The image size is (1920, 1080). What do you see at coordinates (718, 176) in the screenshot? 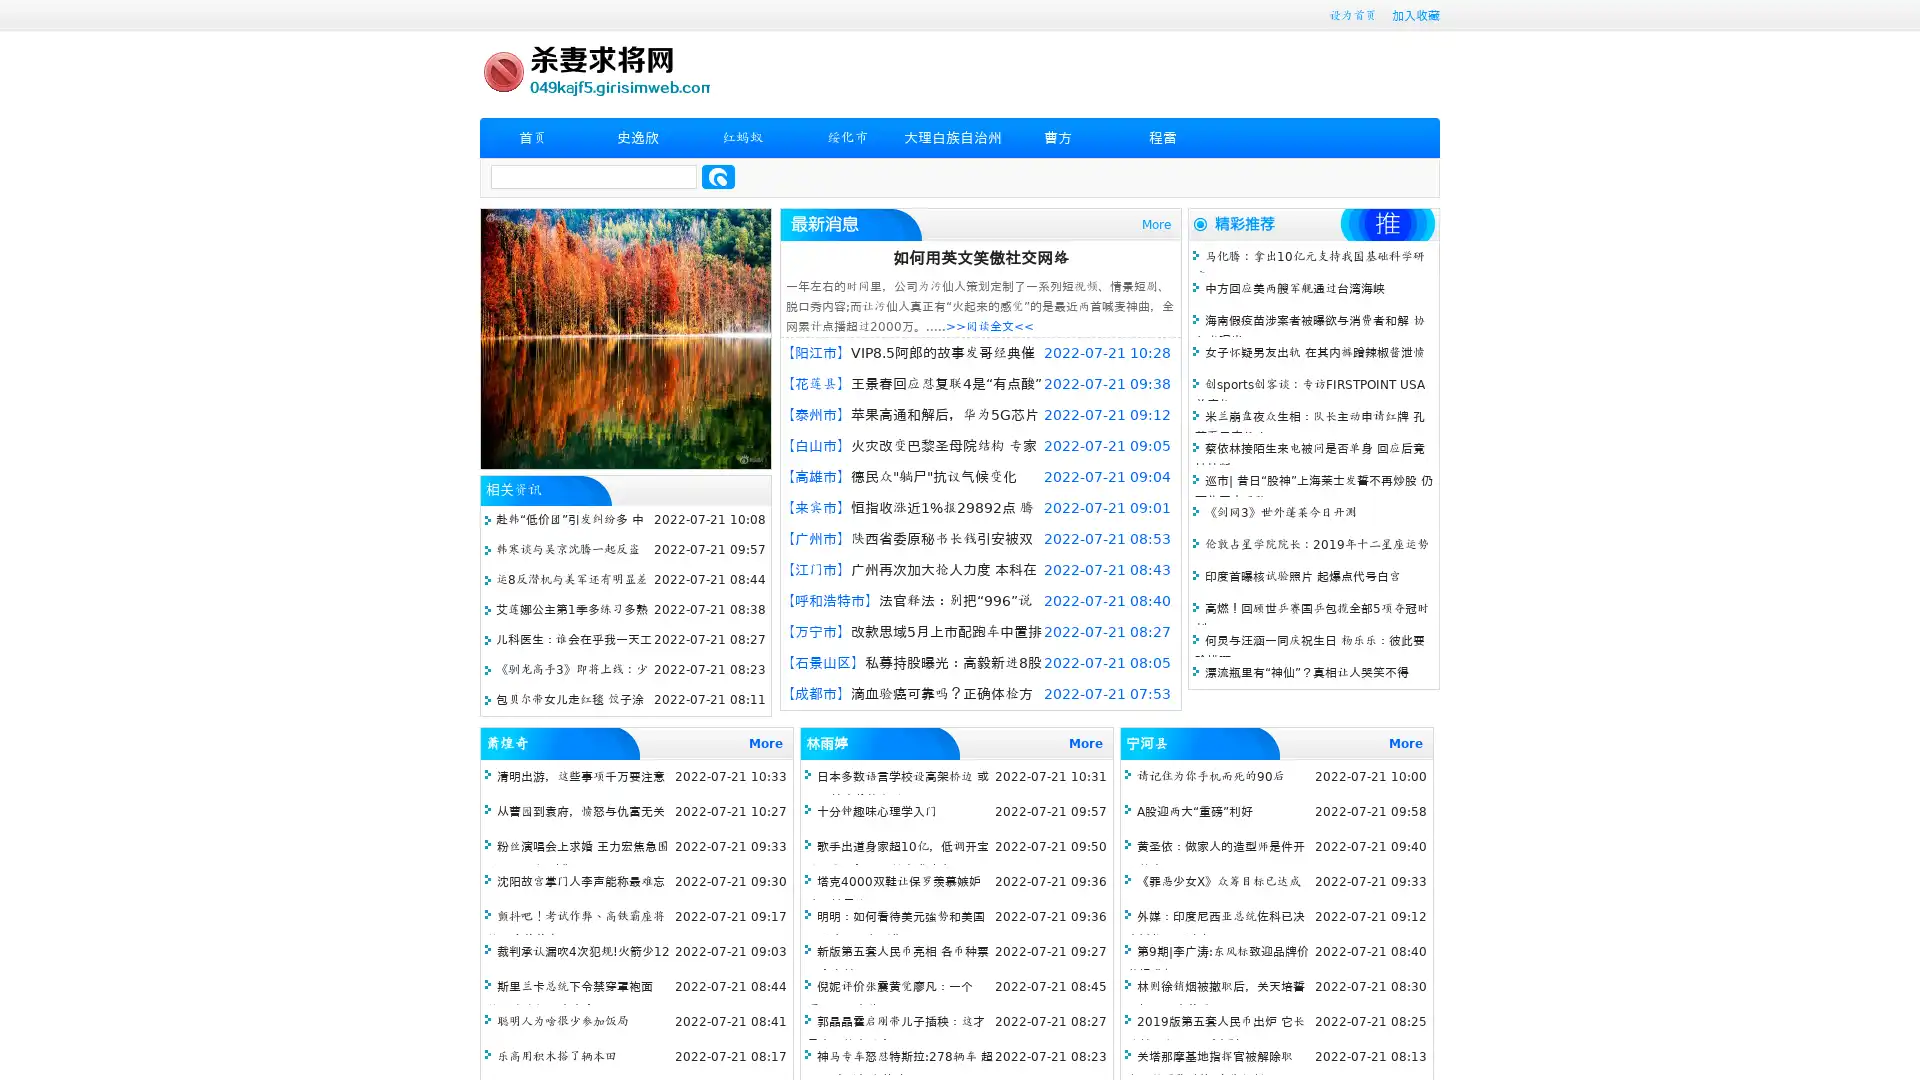
I see `Search` at bounding box center [718, 176].